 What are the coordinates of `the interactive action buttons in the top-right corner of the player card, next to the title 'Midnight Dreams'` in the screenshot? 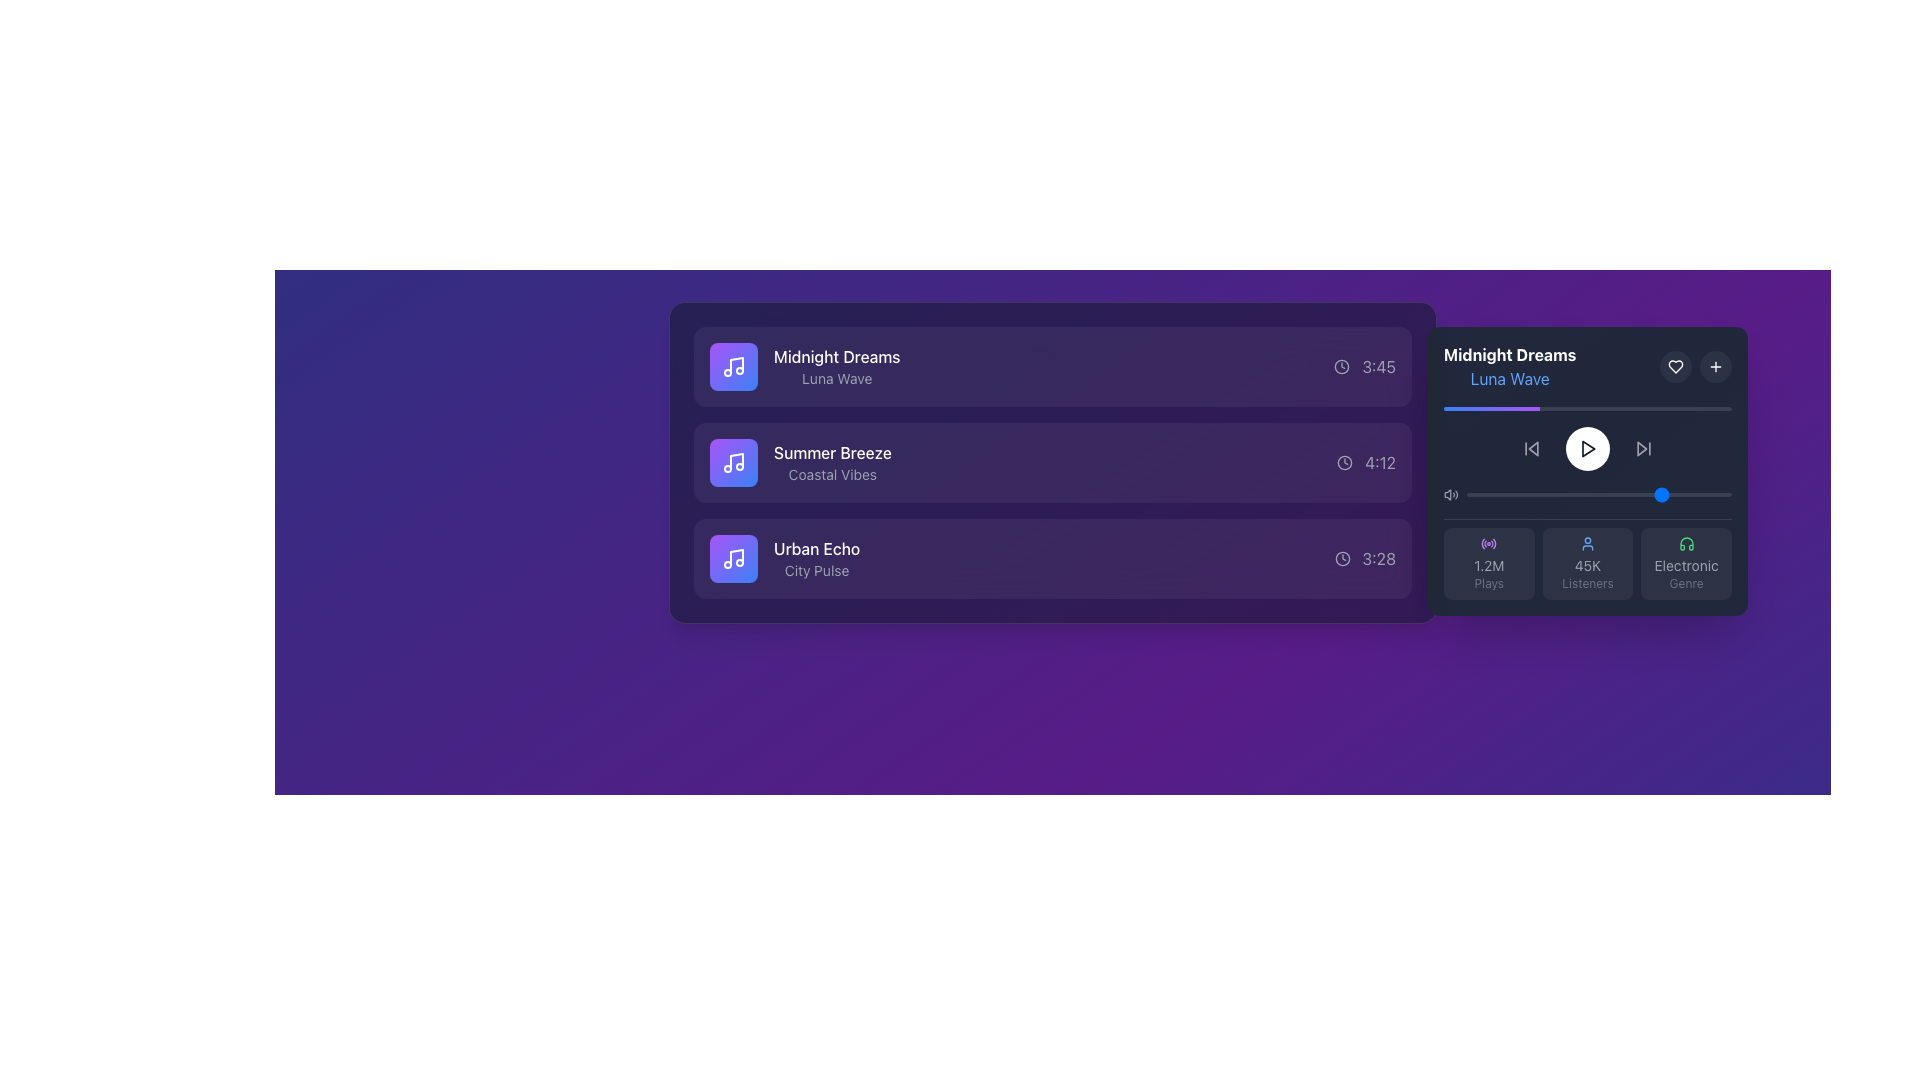 It's located at (1694, 366).